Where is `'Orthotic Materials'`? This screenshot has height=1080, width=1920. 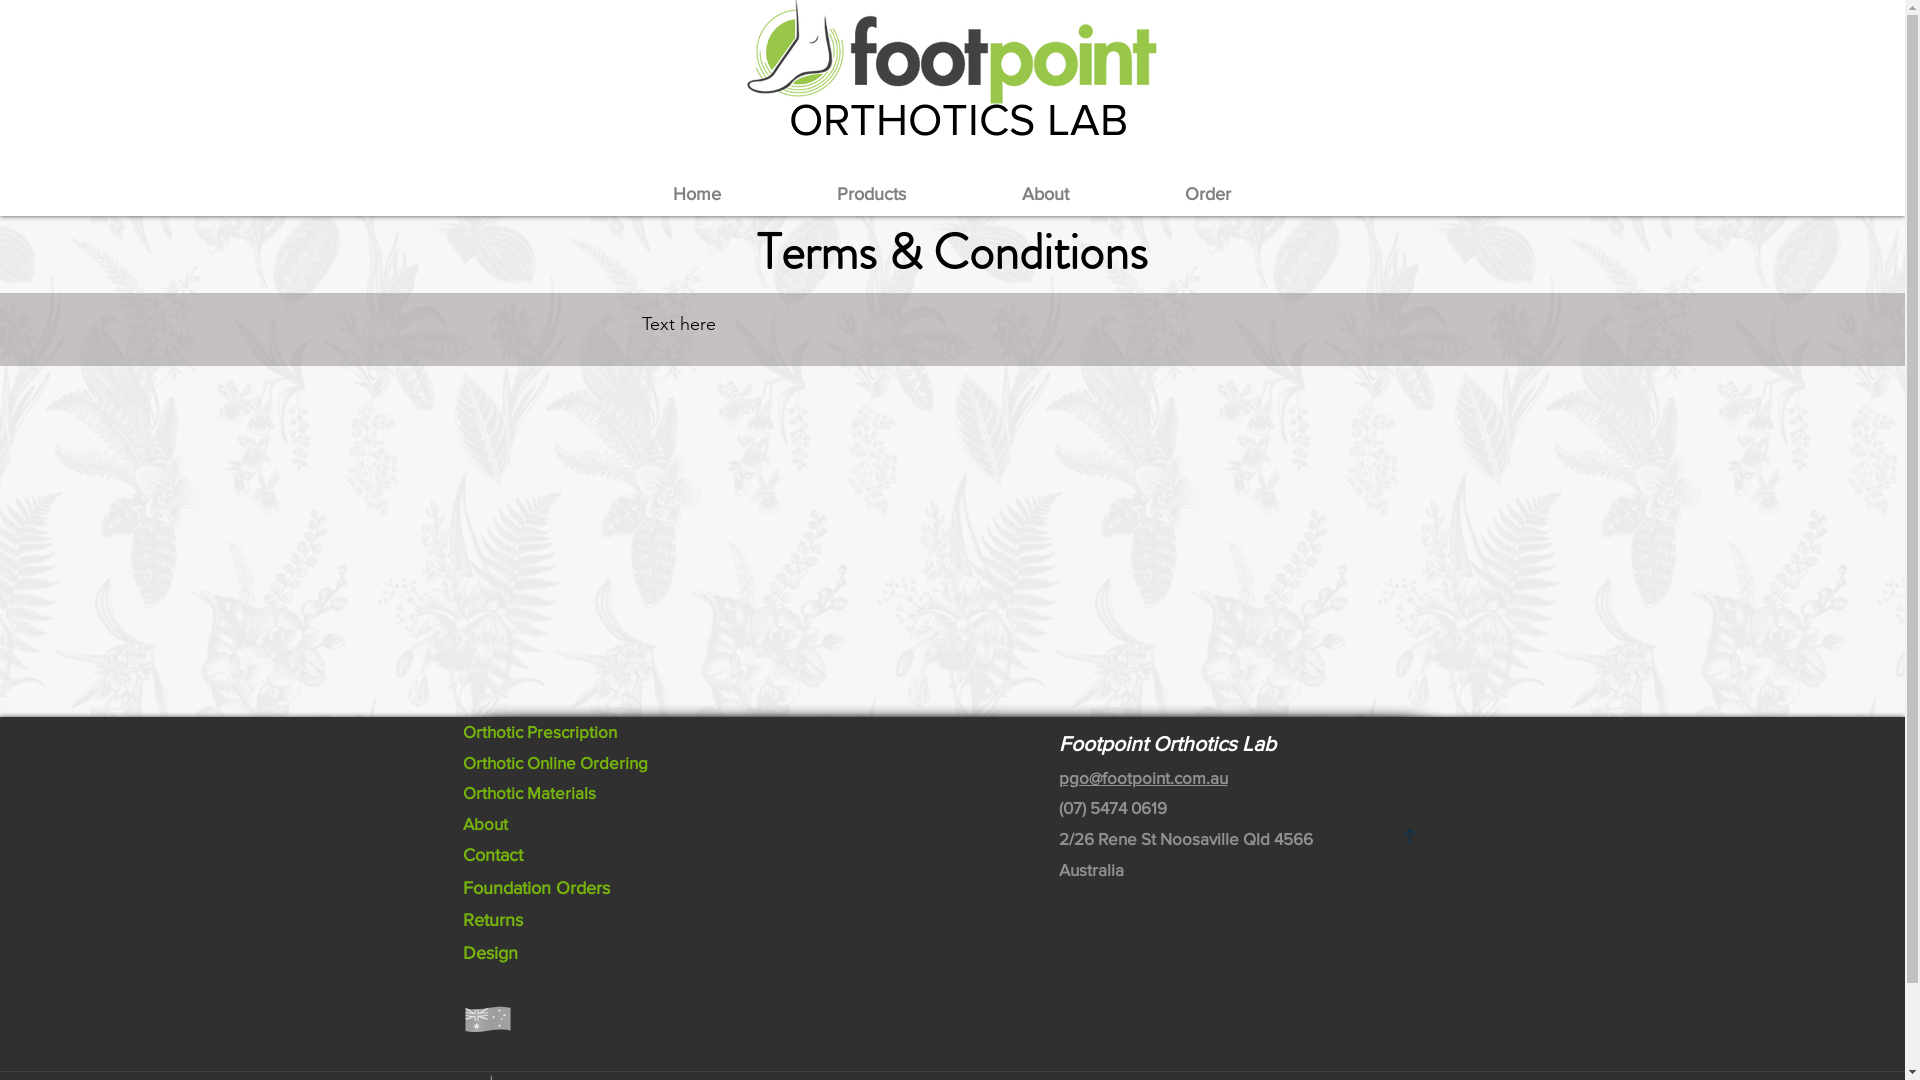 'Orthotic Materials' is located at coordinates (528, 791).